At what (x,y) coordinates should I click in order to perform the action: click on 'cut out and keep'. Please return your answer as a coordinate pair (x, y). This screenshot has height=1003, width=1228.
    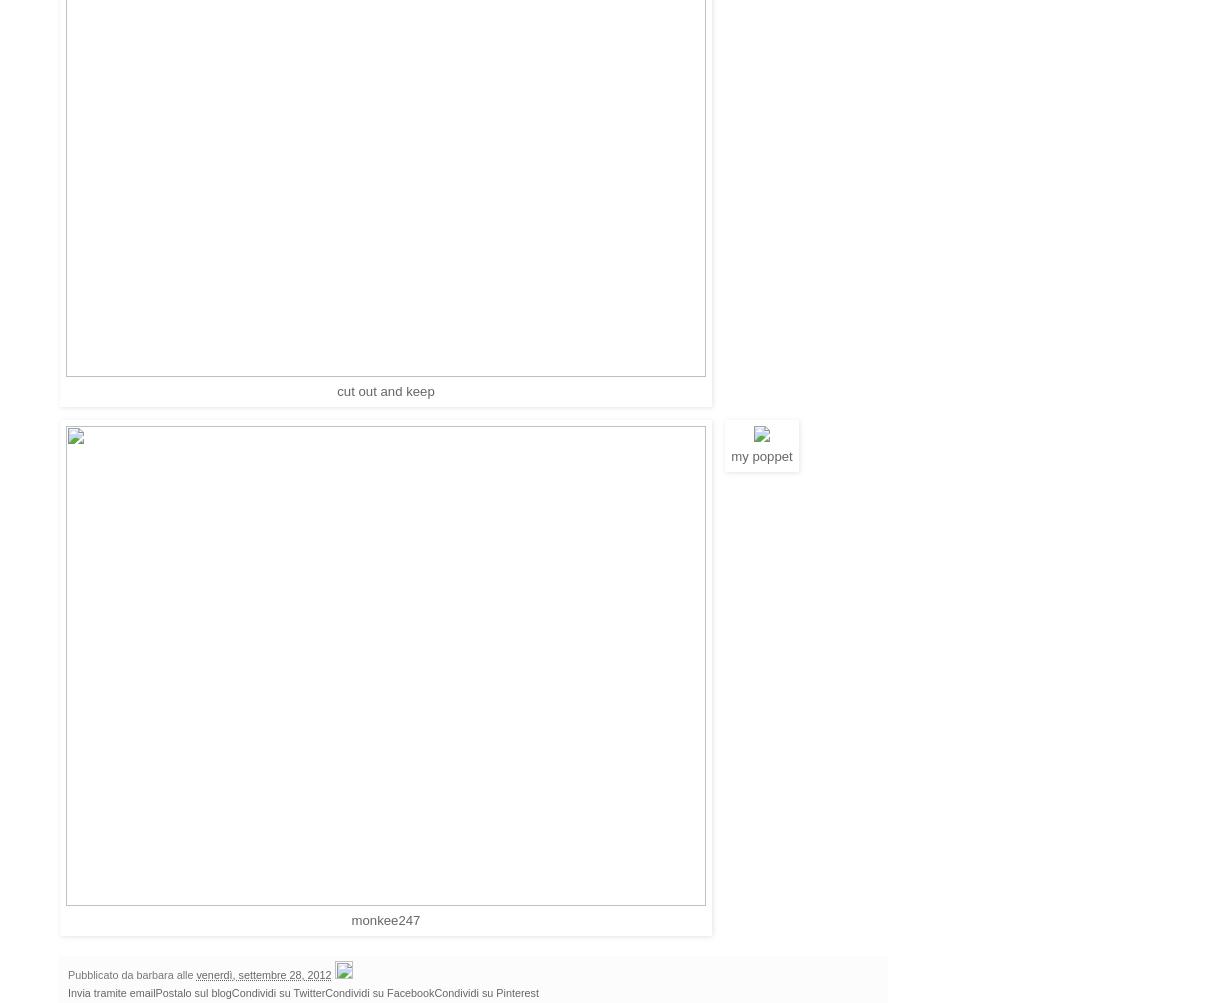
    Looking at the image, I should click on (385, 389).